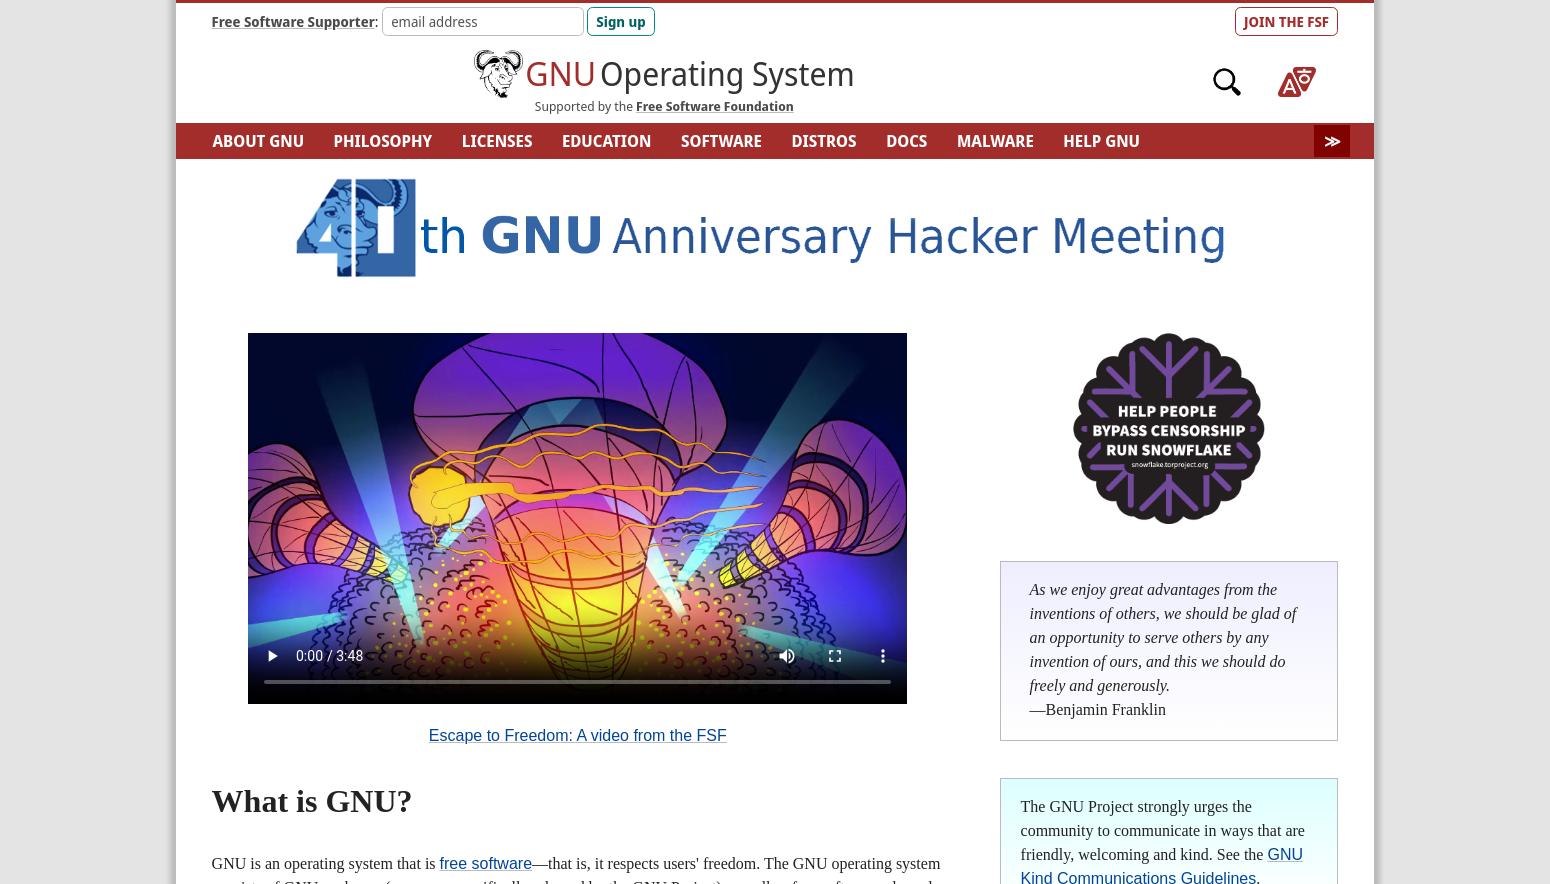 Image resolution: width=1550 pixels, height=884 pixels. Describe the element at coordinates (714, 105) in the screenshot. I see `'Free Software Foundation'` at that location.